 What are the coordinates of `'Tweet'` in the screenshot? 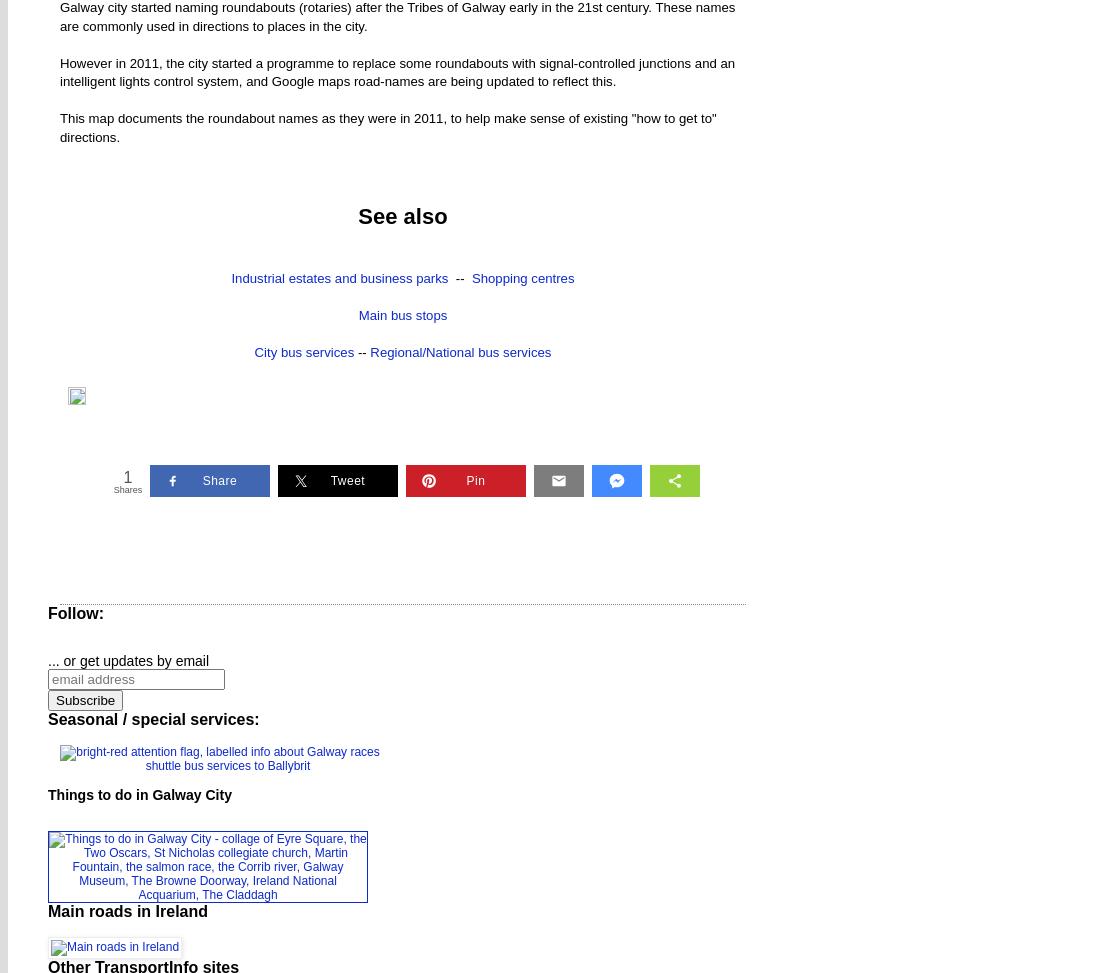 It's located at (329, 479).